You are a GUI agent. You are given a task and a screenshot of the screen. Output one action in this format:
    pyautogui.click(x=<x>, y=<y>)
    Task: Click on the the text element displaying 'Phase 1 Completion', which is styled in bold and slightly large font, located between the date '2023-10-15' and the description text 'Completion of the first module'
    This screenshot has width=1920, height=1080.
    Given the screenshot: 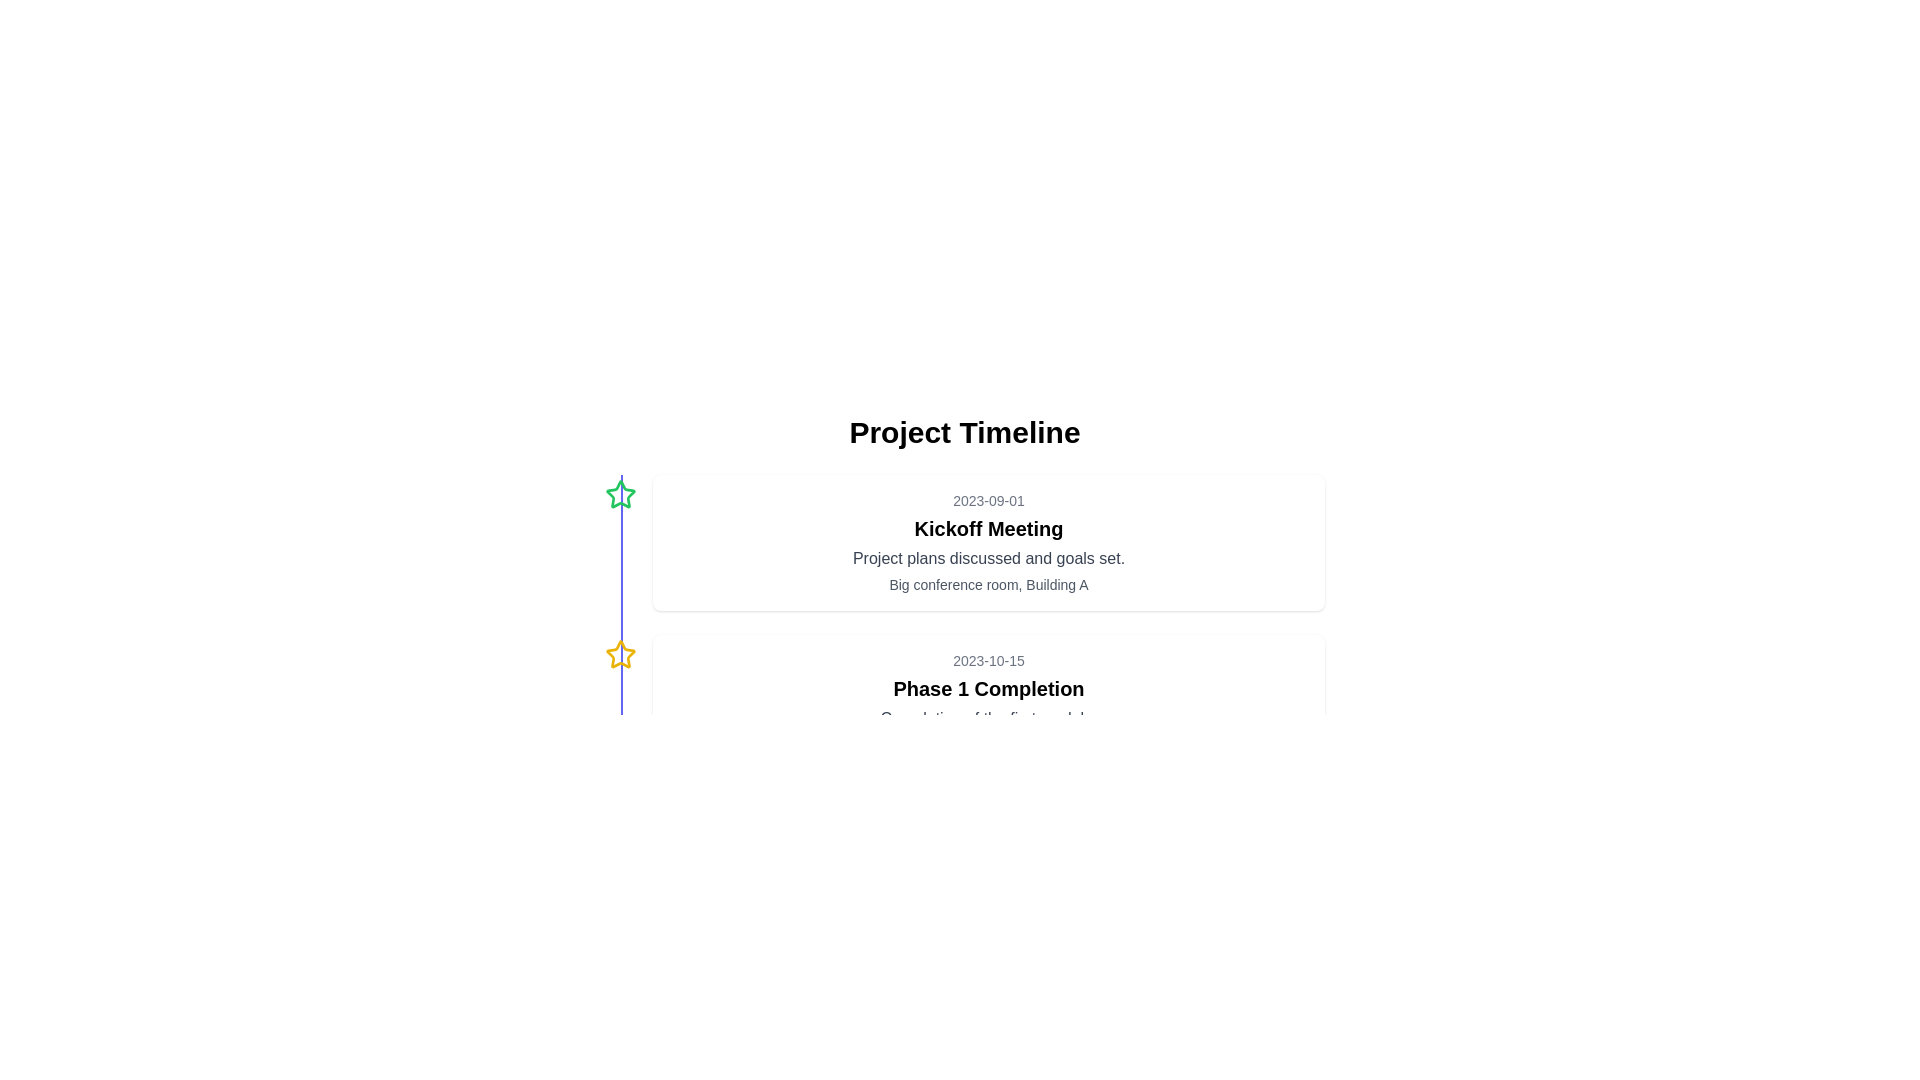 What is the action you would take?
    pyautogui.click(x=988, y=688)
    